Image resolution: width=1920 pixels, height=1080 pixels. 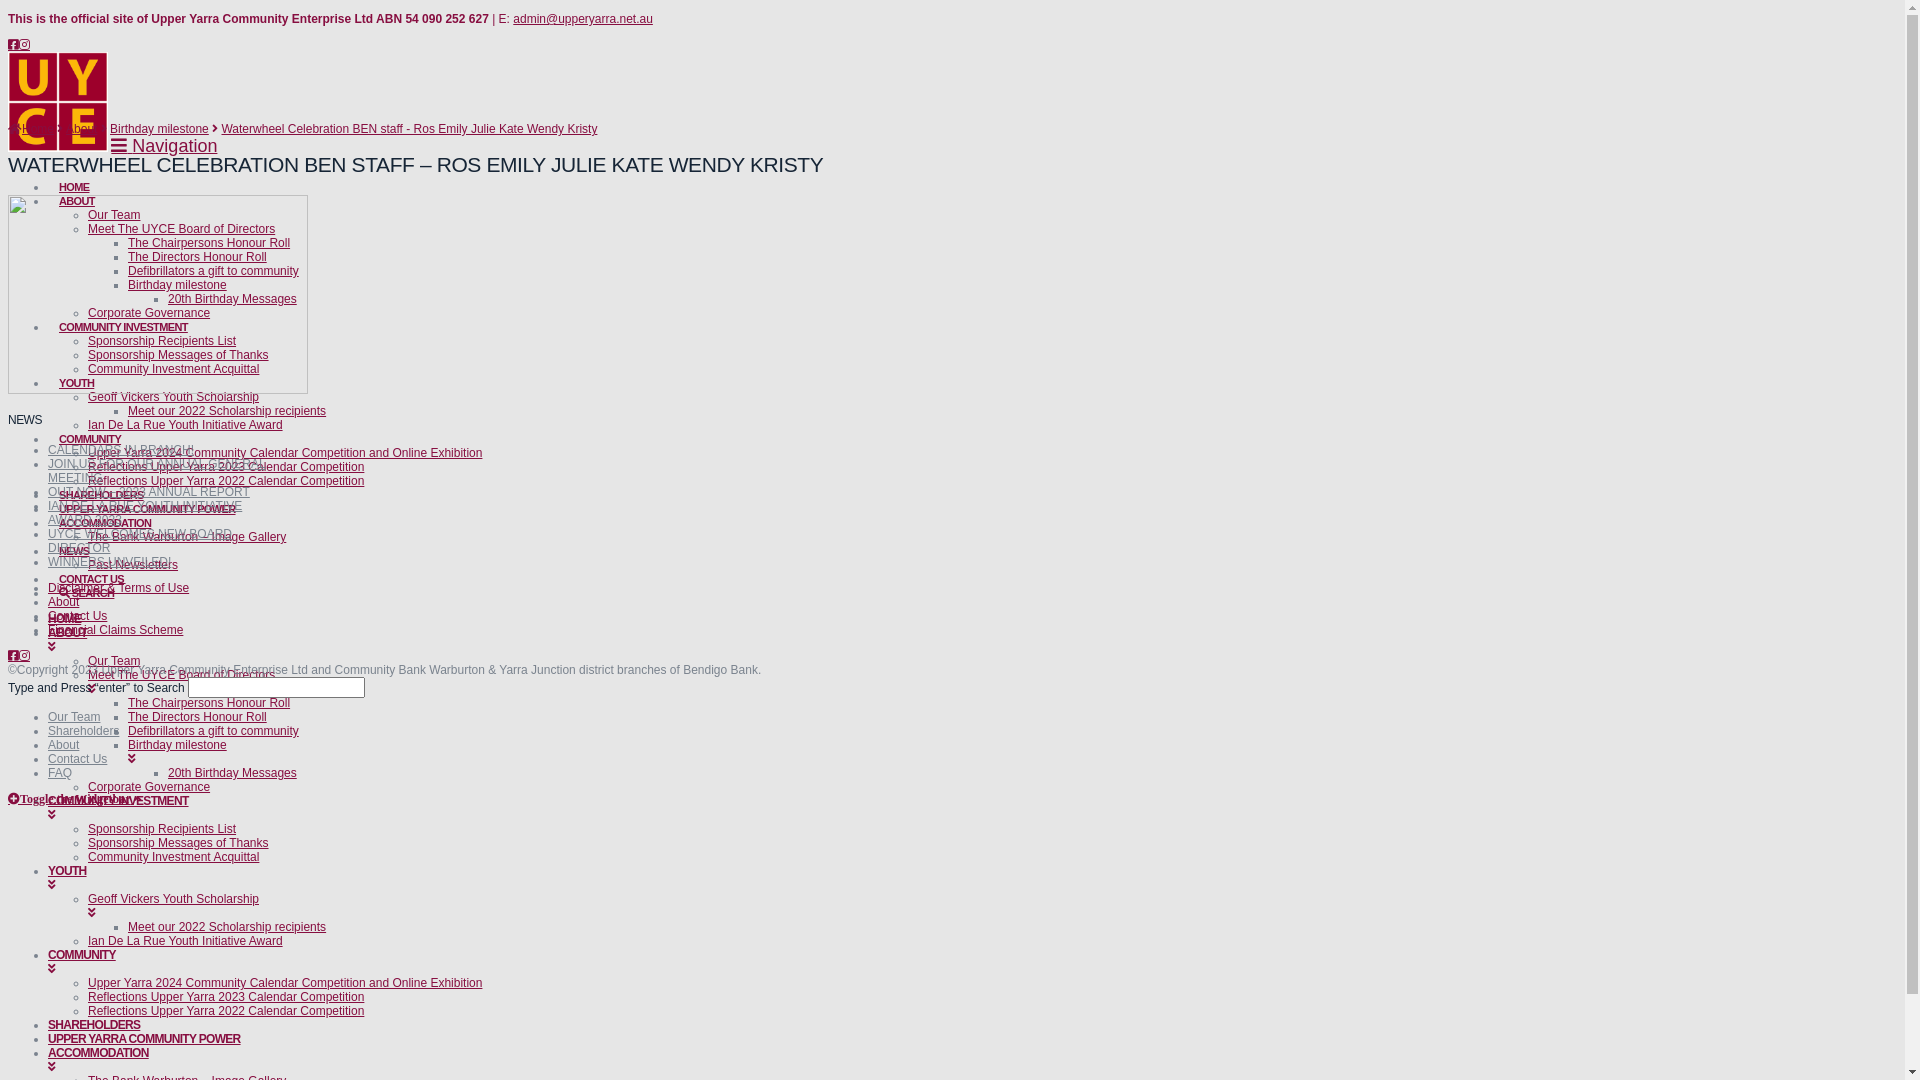 I want to click on 'Corporate Governance', so click(x=147, y=312).